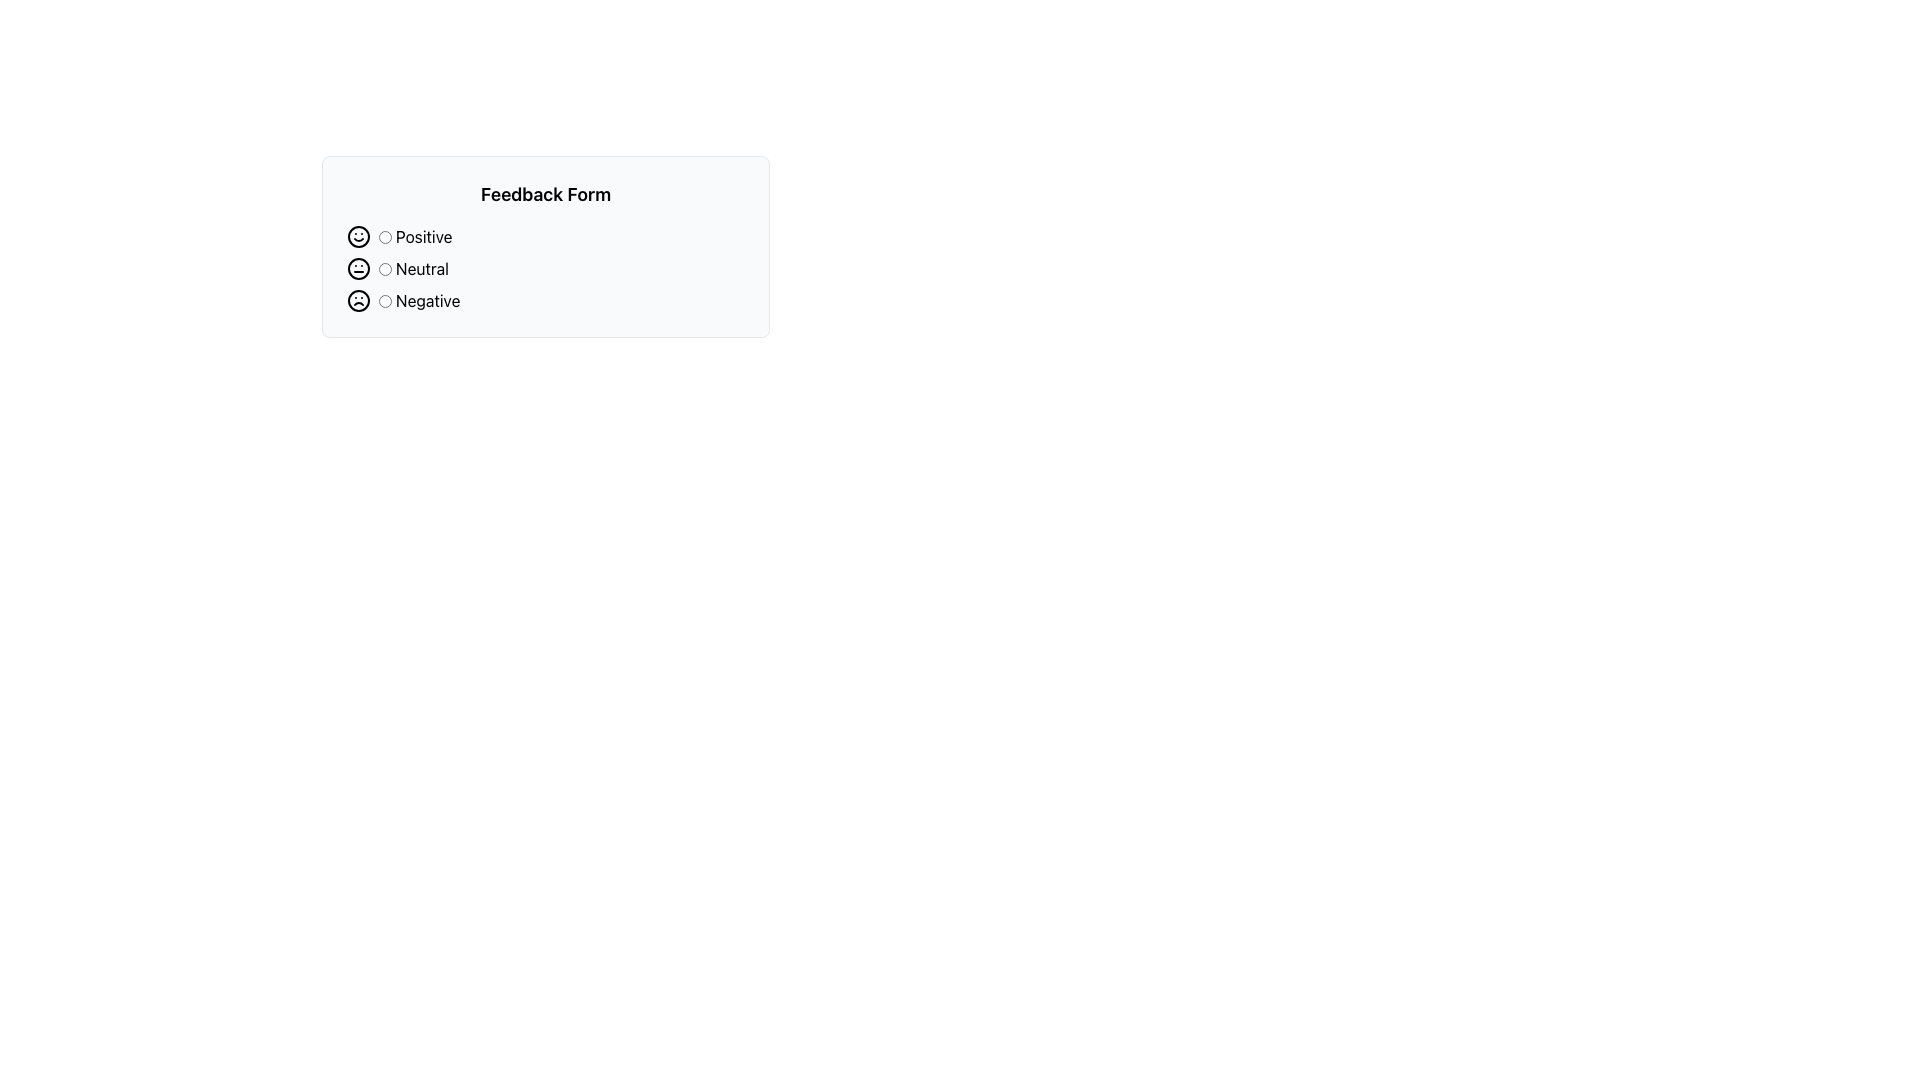  Describe the element at coordinates (546, 268) in the screenshot. I see `the 'Neutral' radio button with a neutral face emoji to receive visual feedback` at that location.